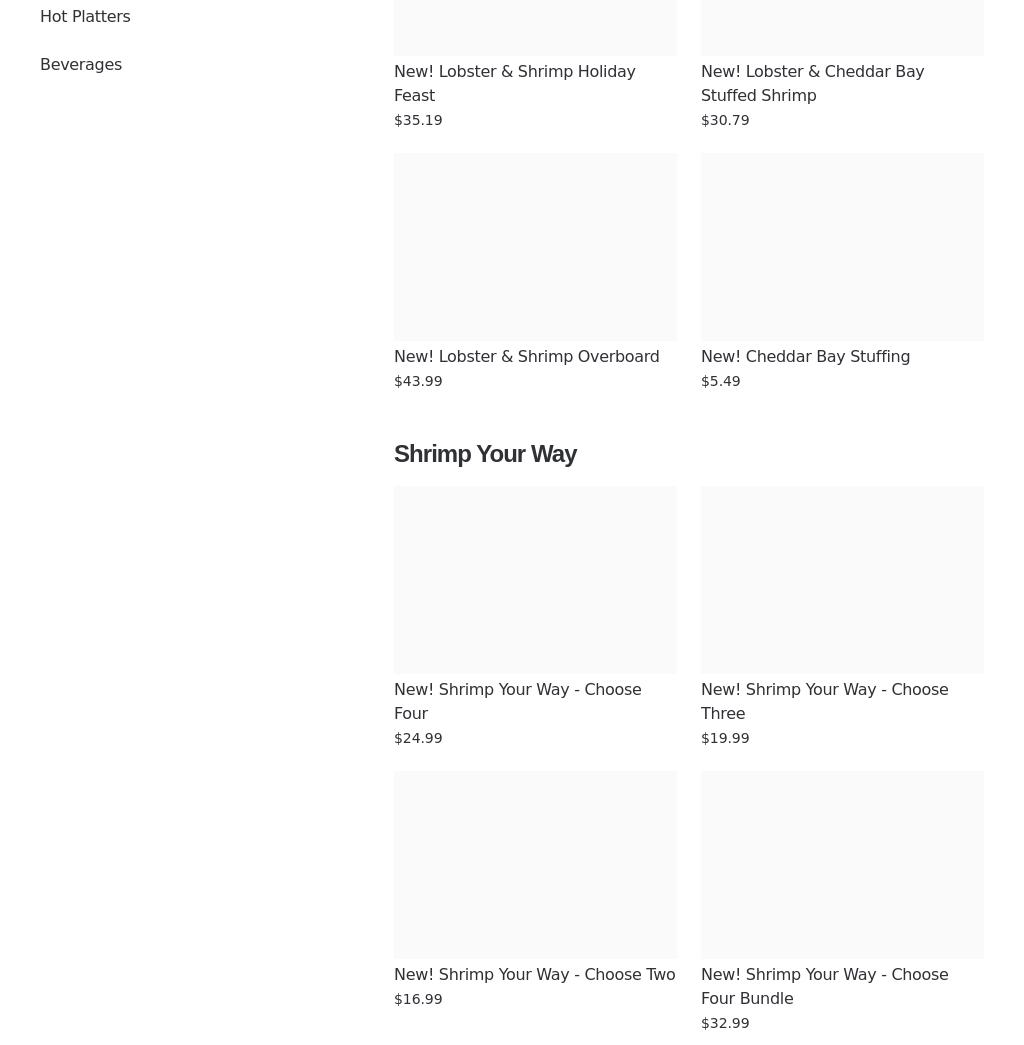 This screenshot has height=1045, width=1024. Describe the element at coordinates (534, 973) in the screenshot. I see `'New! Shrimp Your Way - Choose Two'` at that location.